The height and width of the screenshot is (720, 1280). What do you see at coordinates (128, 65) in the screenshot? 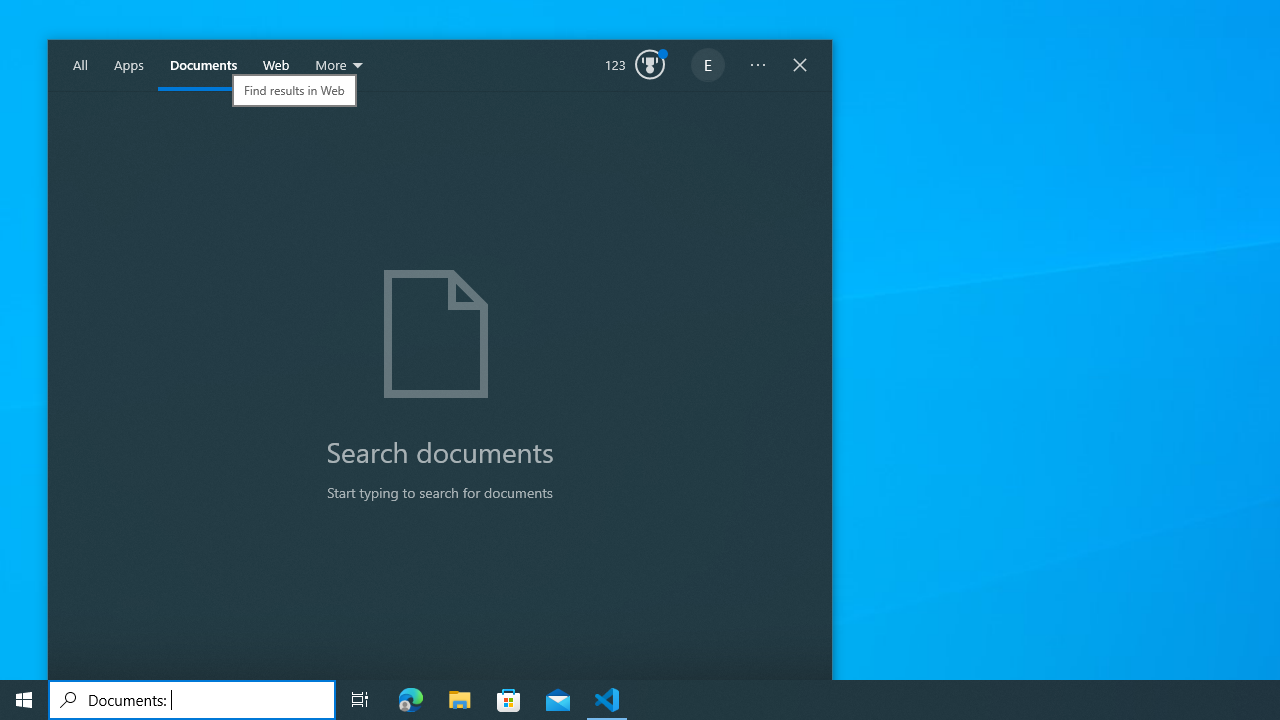
I see `'Apps'` at bounding box center [128, 65].